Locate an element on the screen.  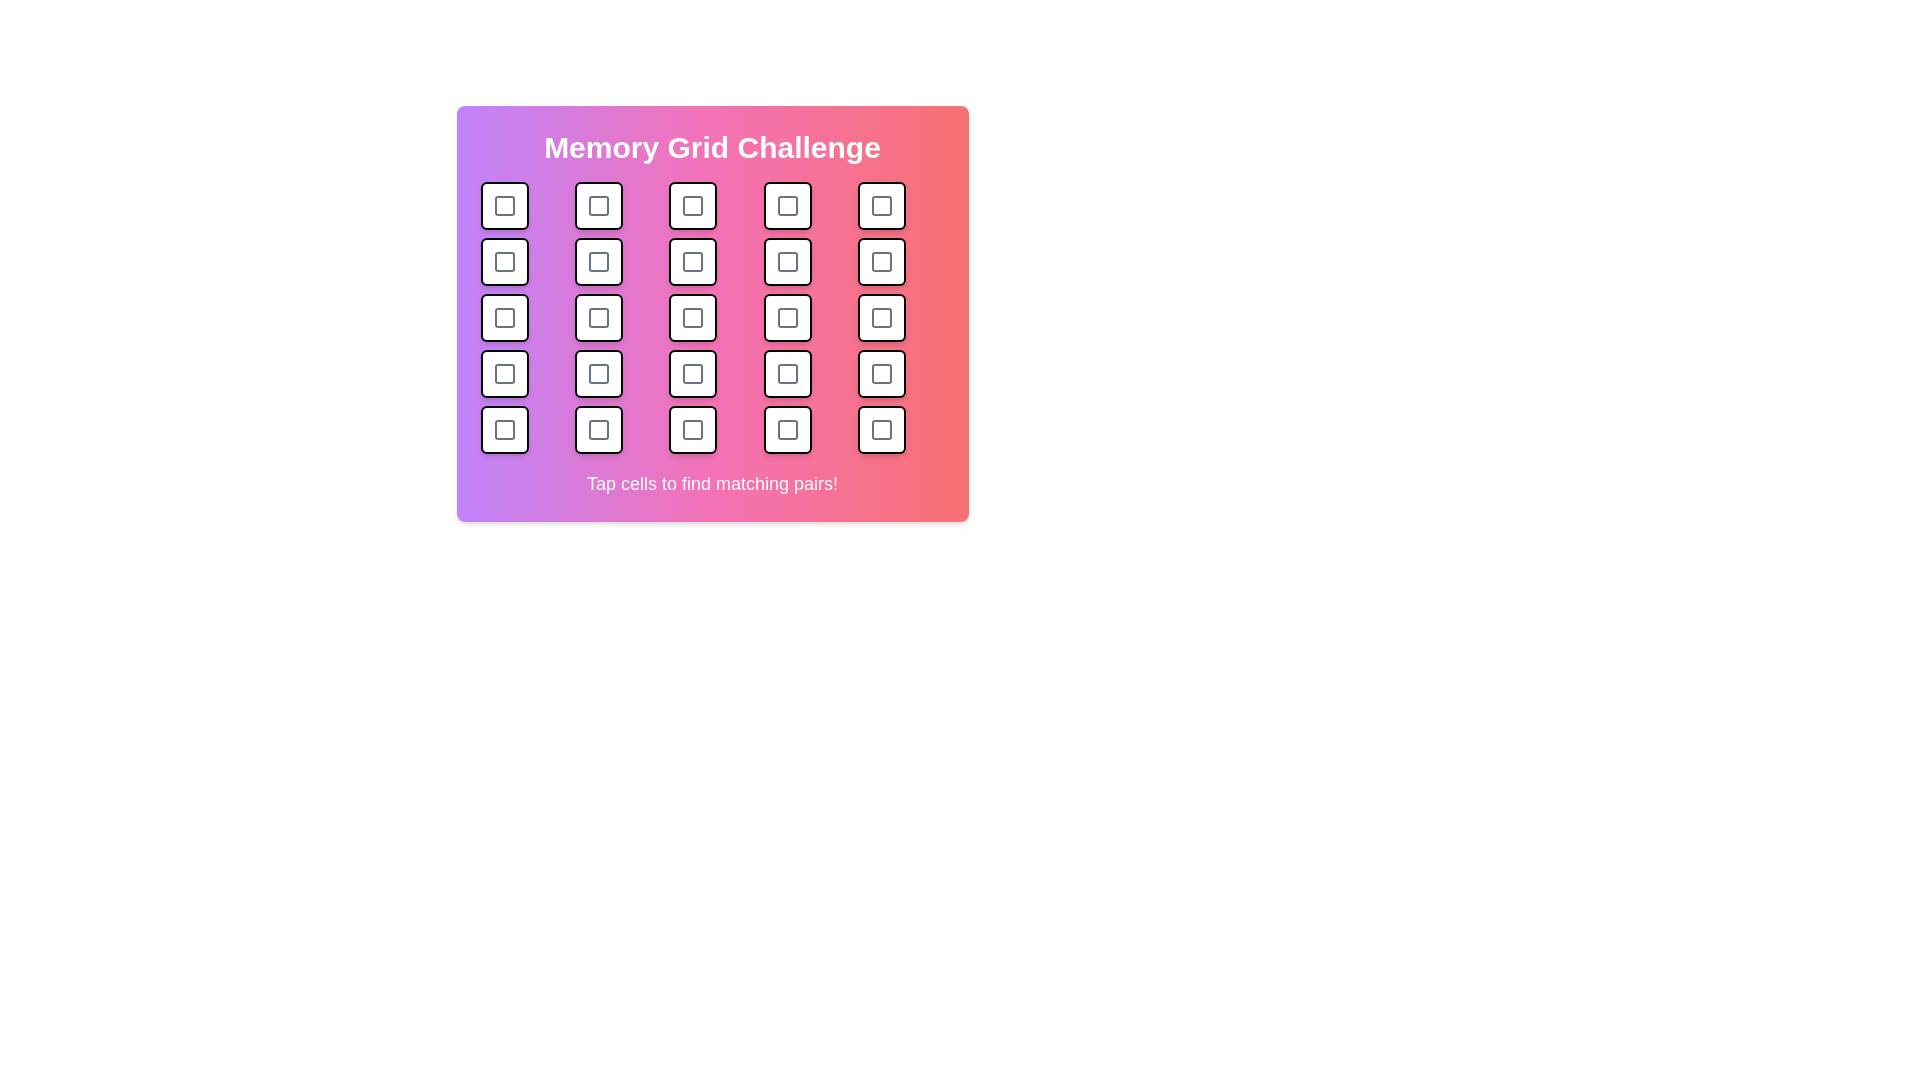
the title 'Memory Grid Challenge' to select it is located at coordinates (712, 146).